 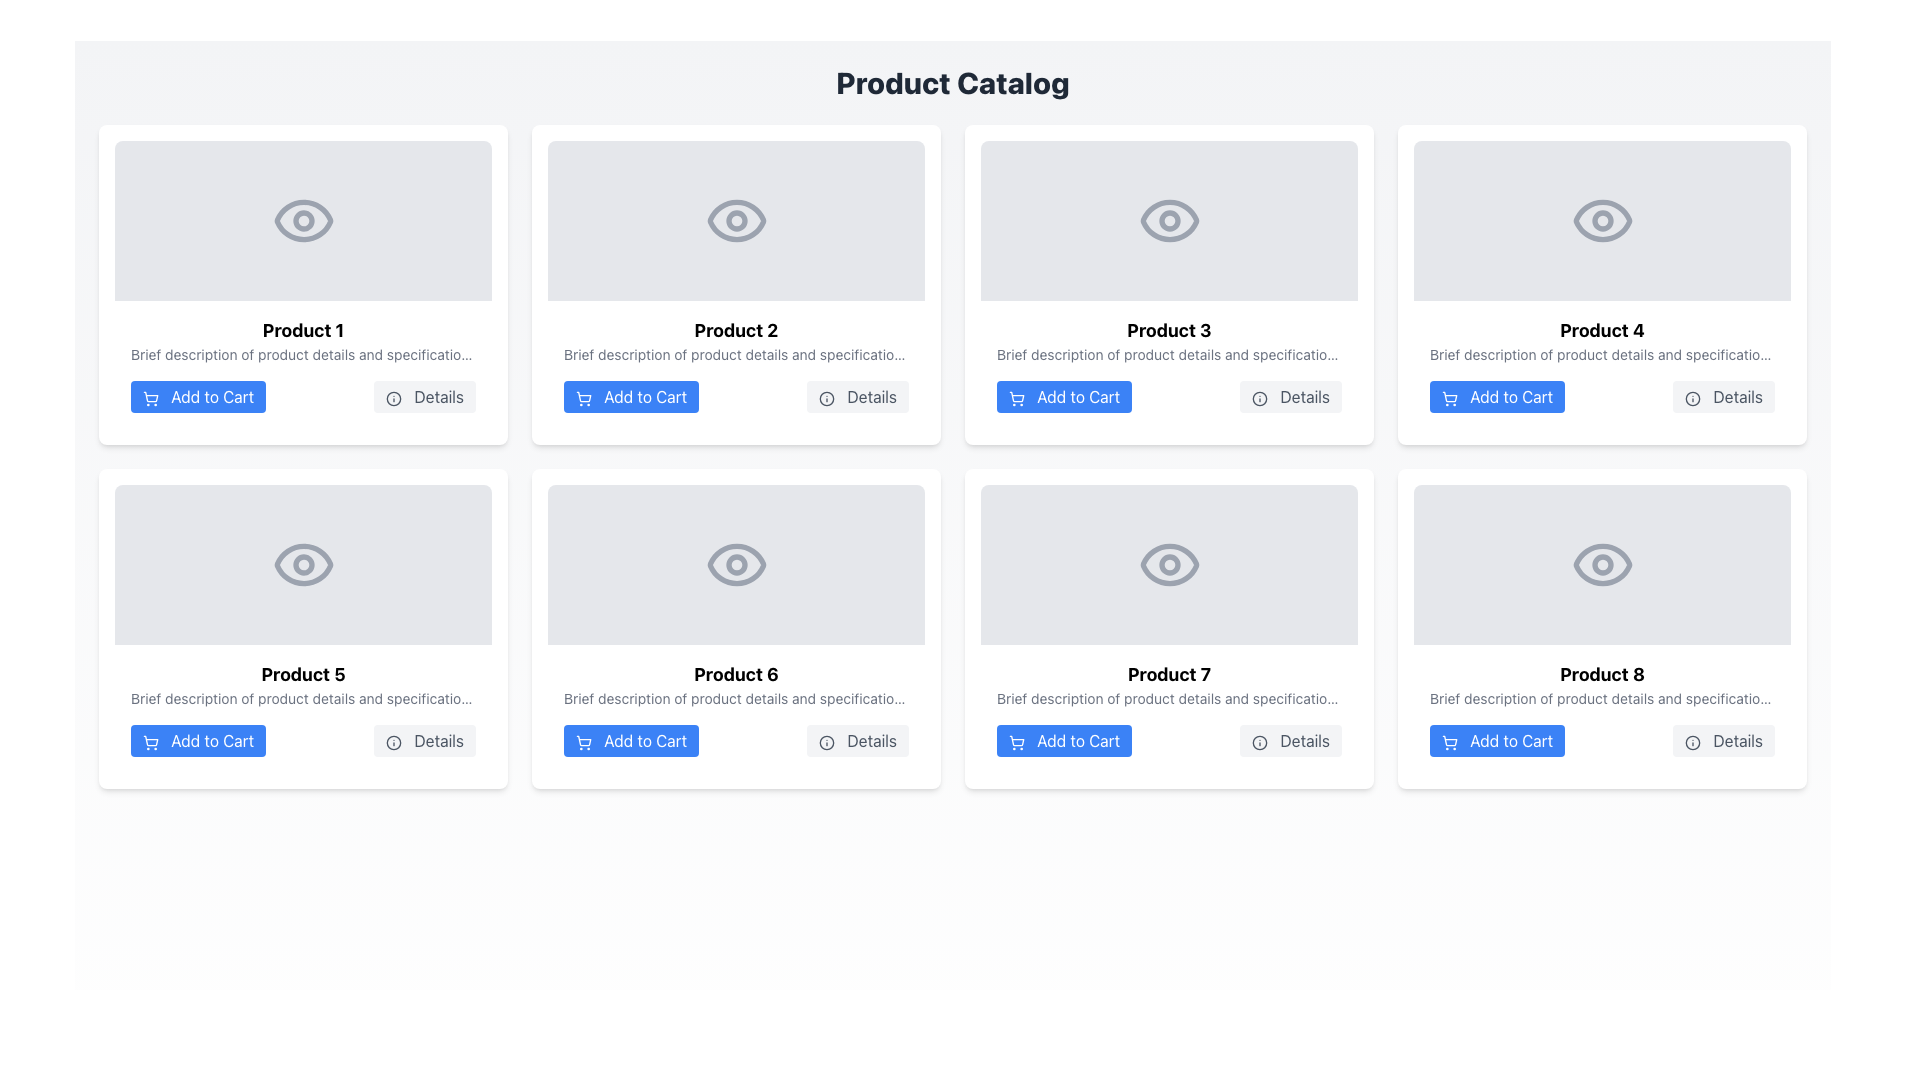 I want to click on the 'Add to Cart' button located in the lower section of the 'Product 5' card, which has a blue background and contains a shopping cart icon and white text, so click(x=198, y=740).